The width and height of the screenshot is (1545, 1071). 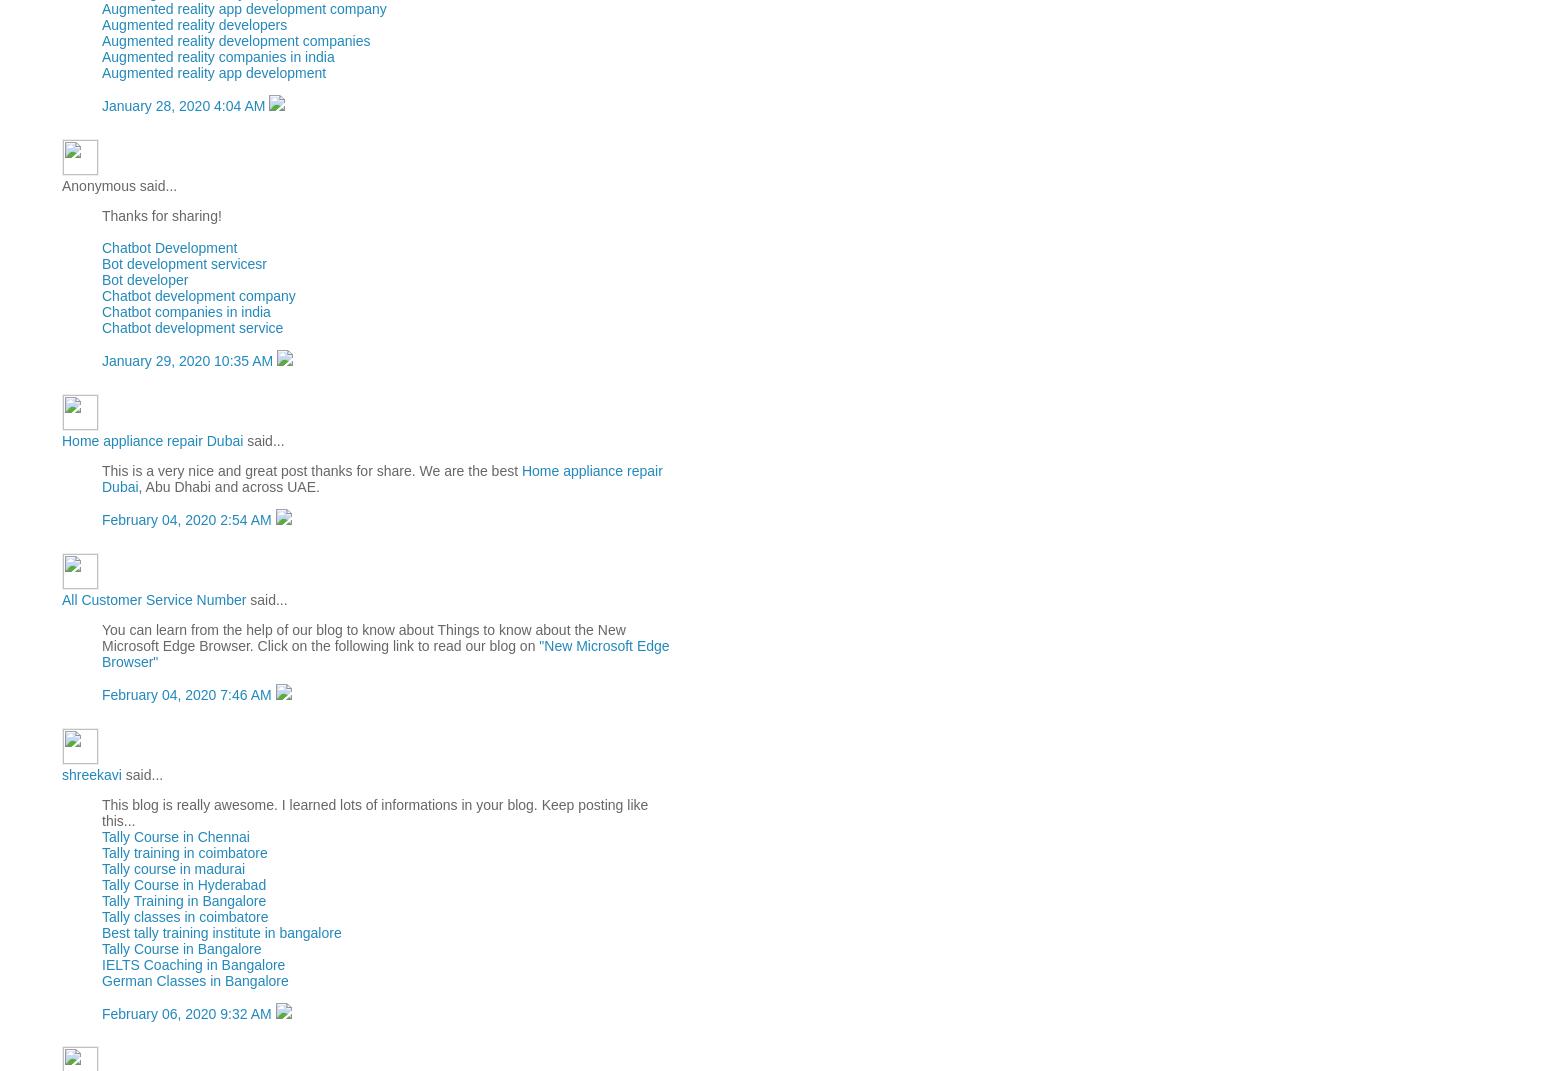 What do you see at coordinates (100, 947) in the screenshot?
I see `'Tally Course in Bangalore'` at bounding box center [100, 947].